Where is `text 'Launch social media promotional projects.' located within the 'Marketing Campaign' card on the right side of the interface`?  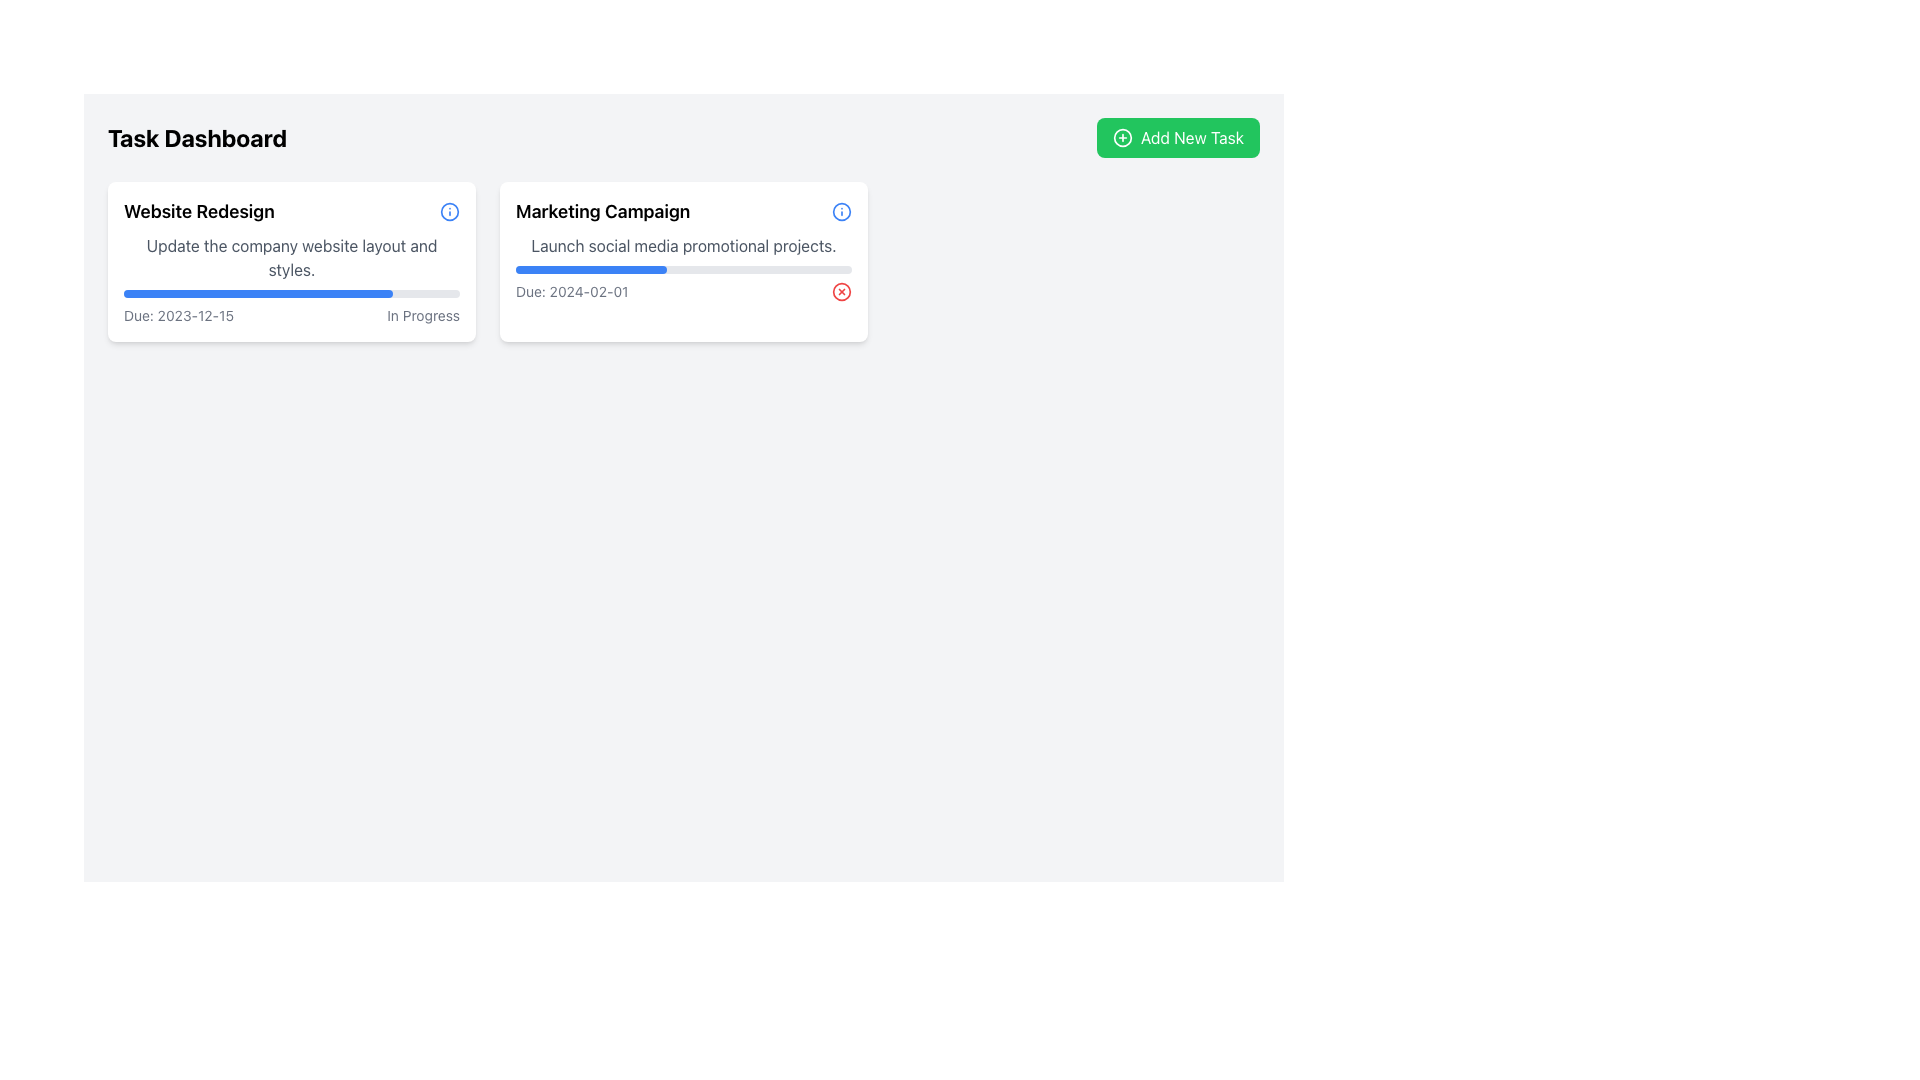 text 'Launch social media promotional projects.' located within the 'Marketing Campaign' card on the right side of the interface is located at coordinates (684, 245).